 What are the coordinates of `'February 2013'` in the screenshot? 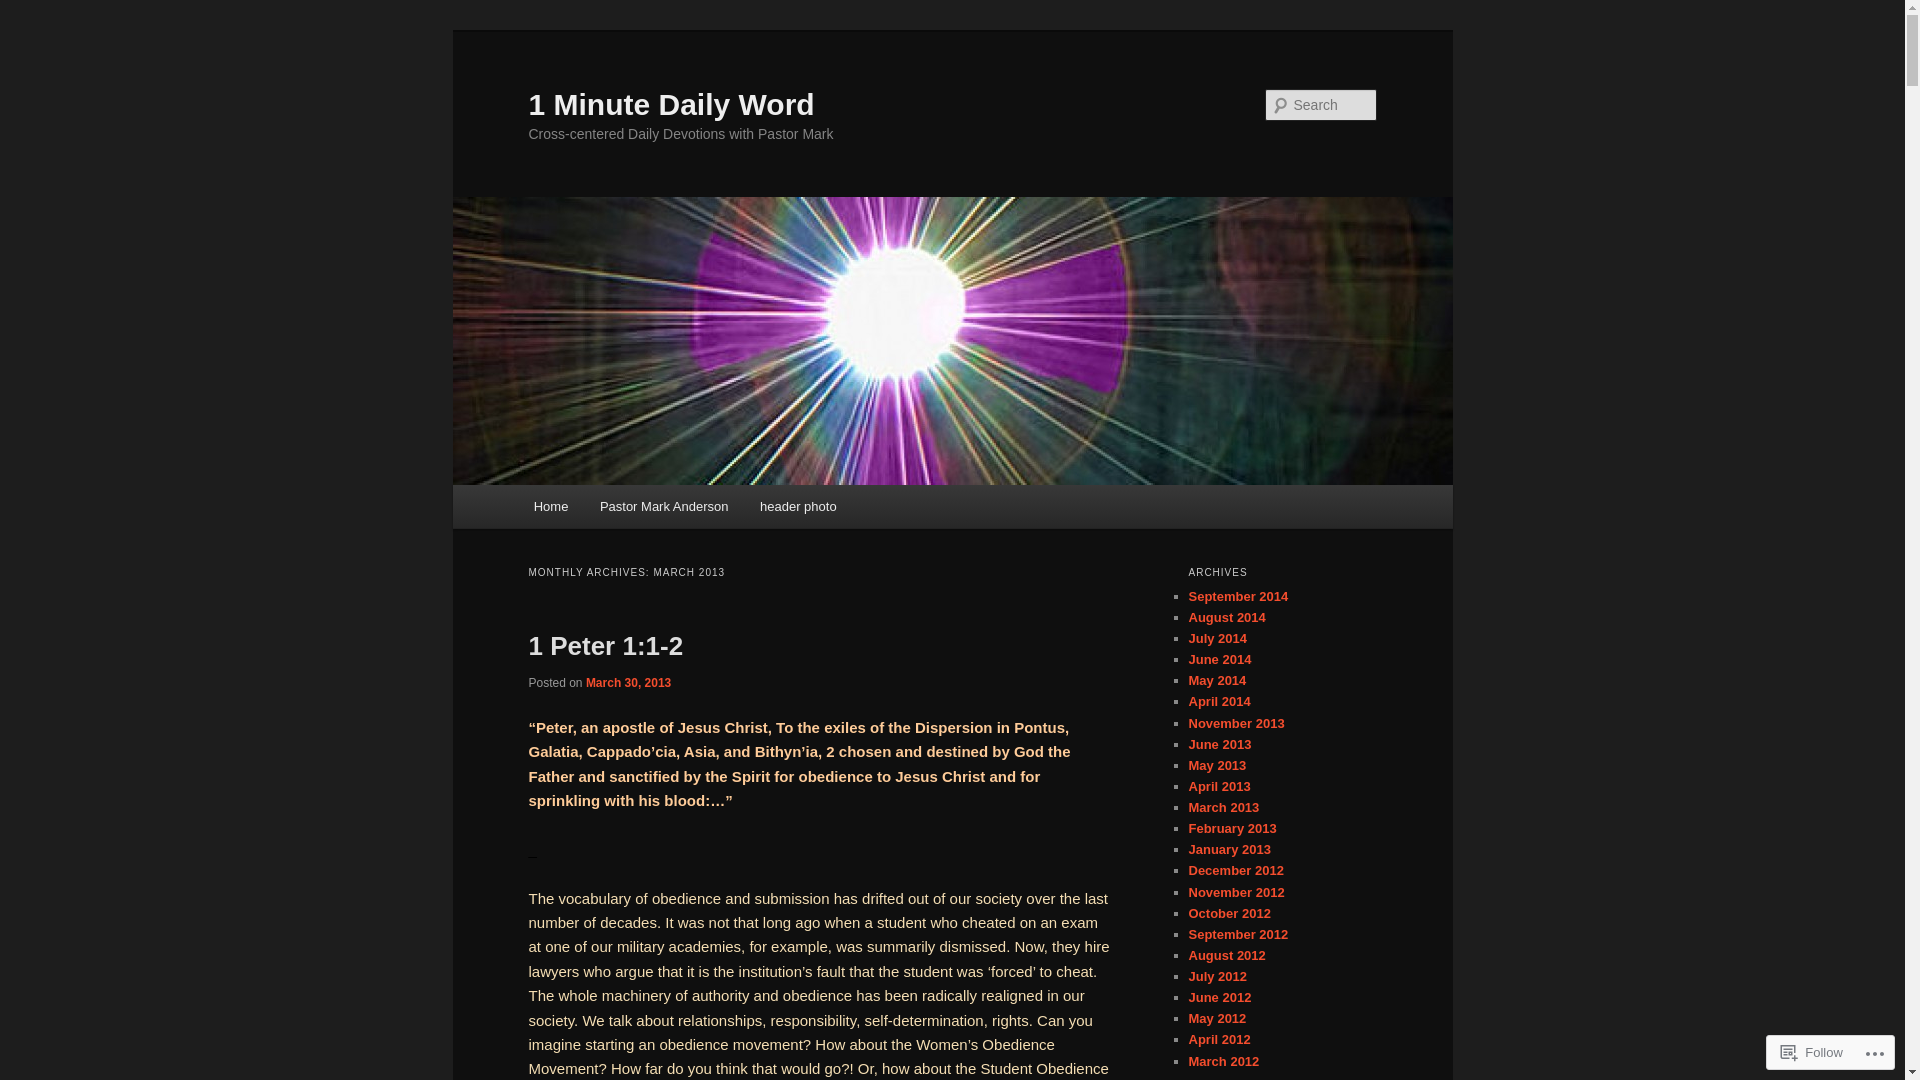 It's located at (1231, 828).